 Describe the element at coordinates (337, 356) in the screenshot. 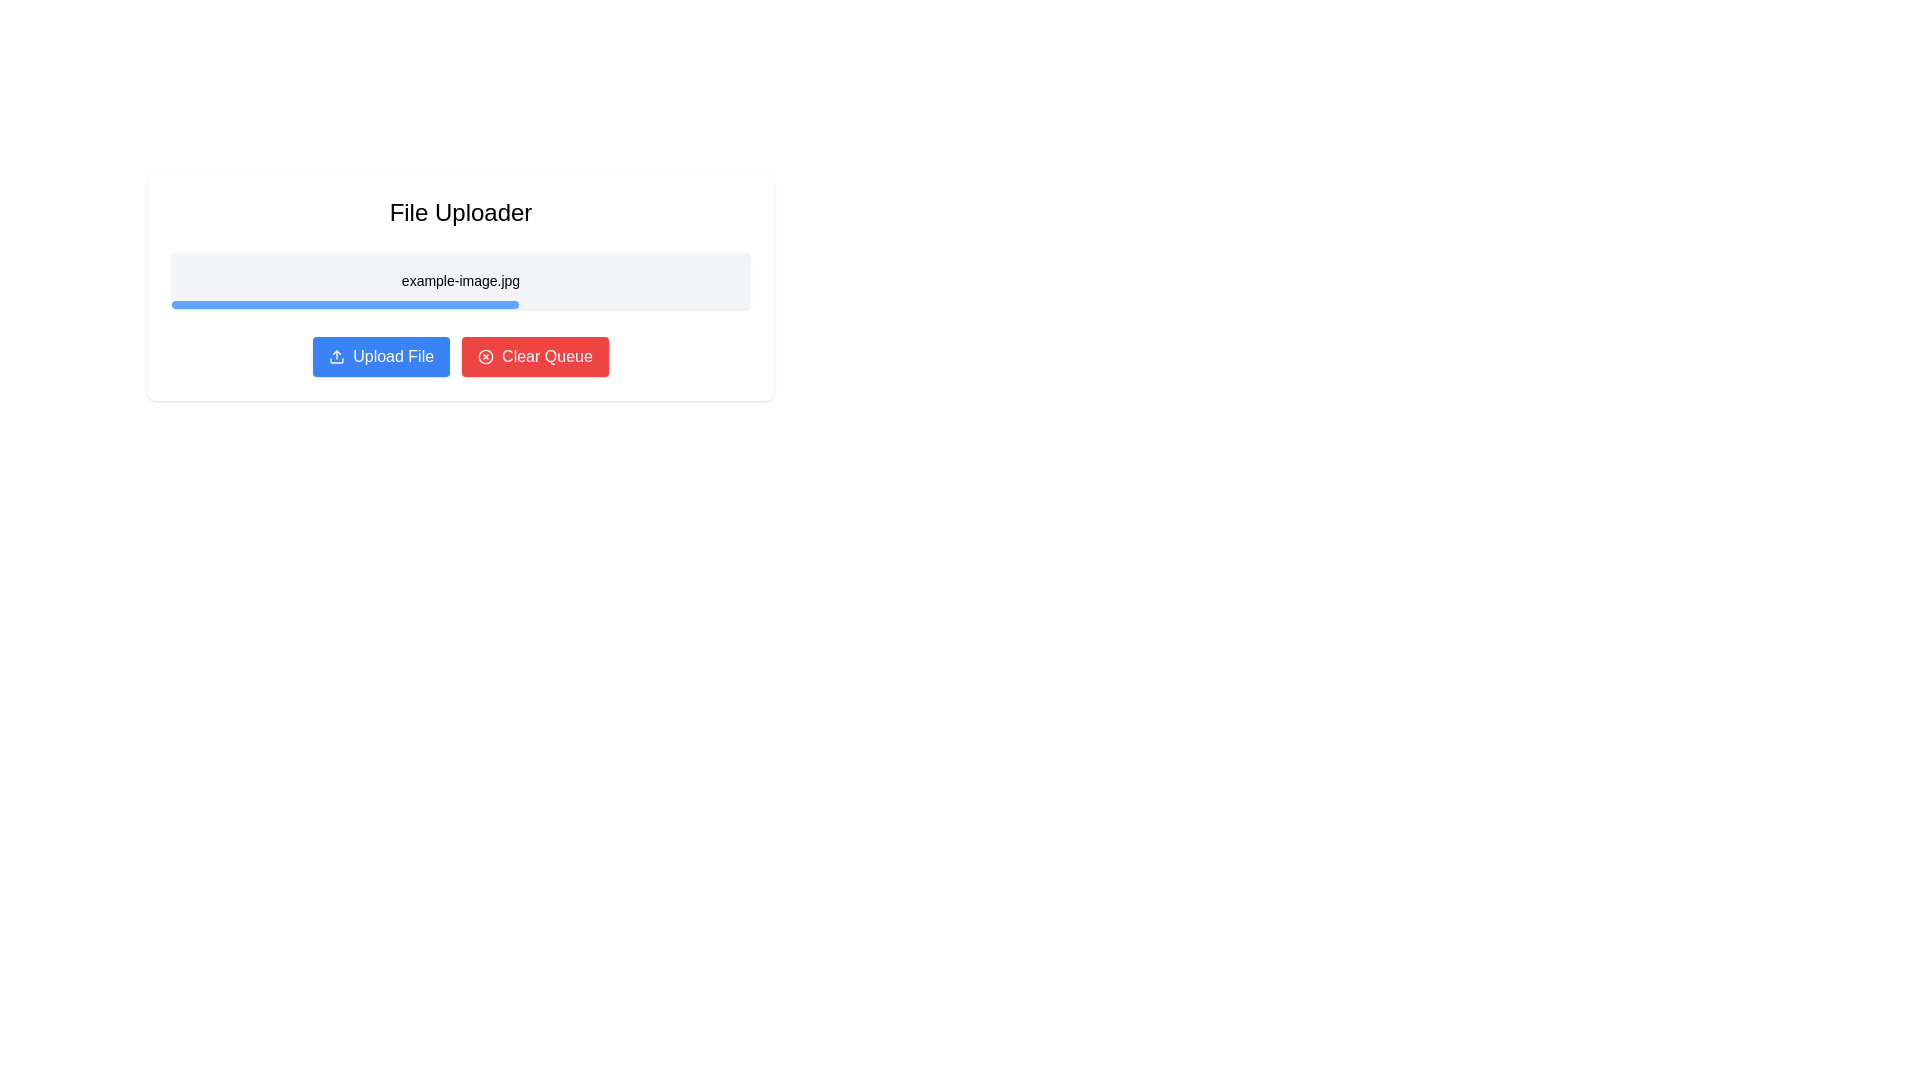

I see `the upload icon located inside the 'Upload File' button, which is positioned under the progress bar and to the left of the 'Clear Queue' button` at that location.